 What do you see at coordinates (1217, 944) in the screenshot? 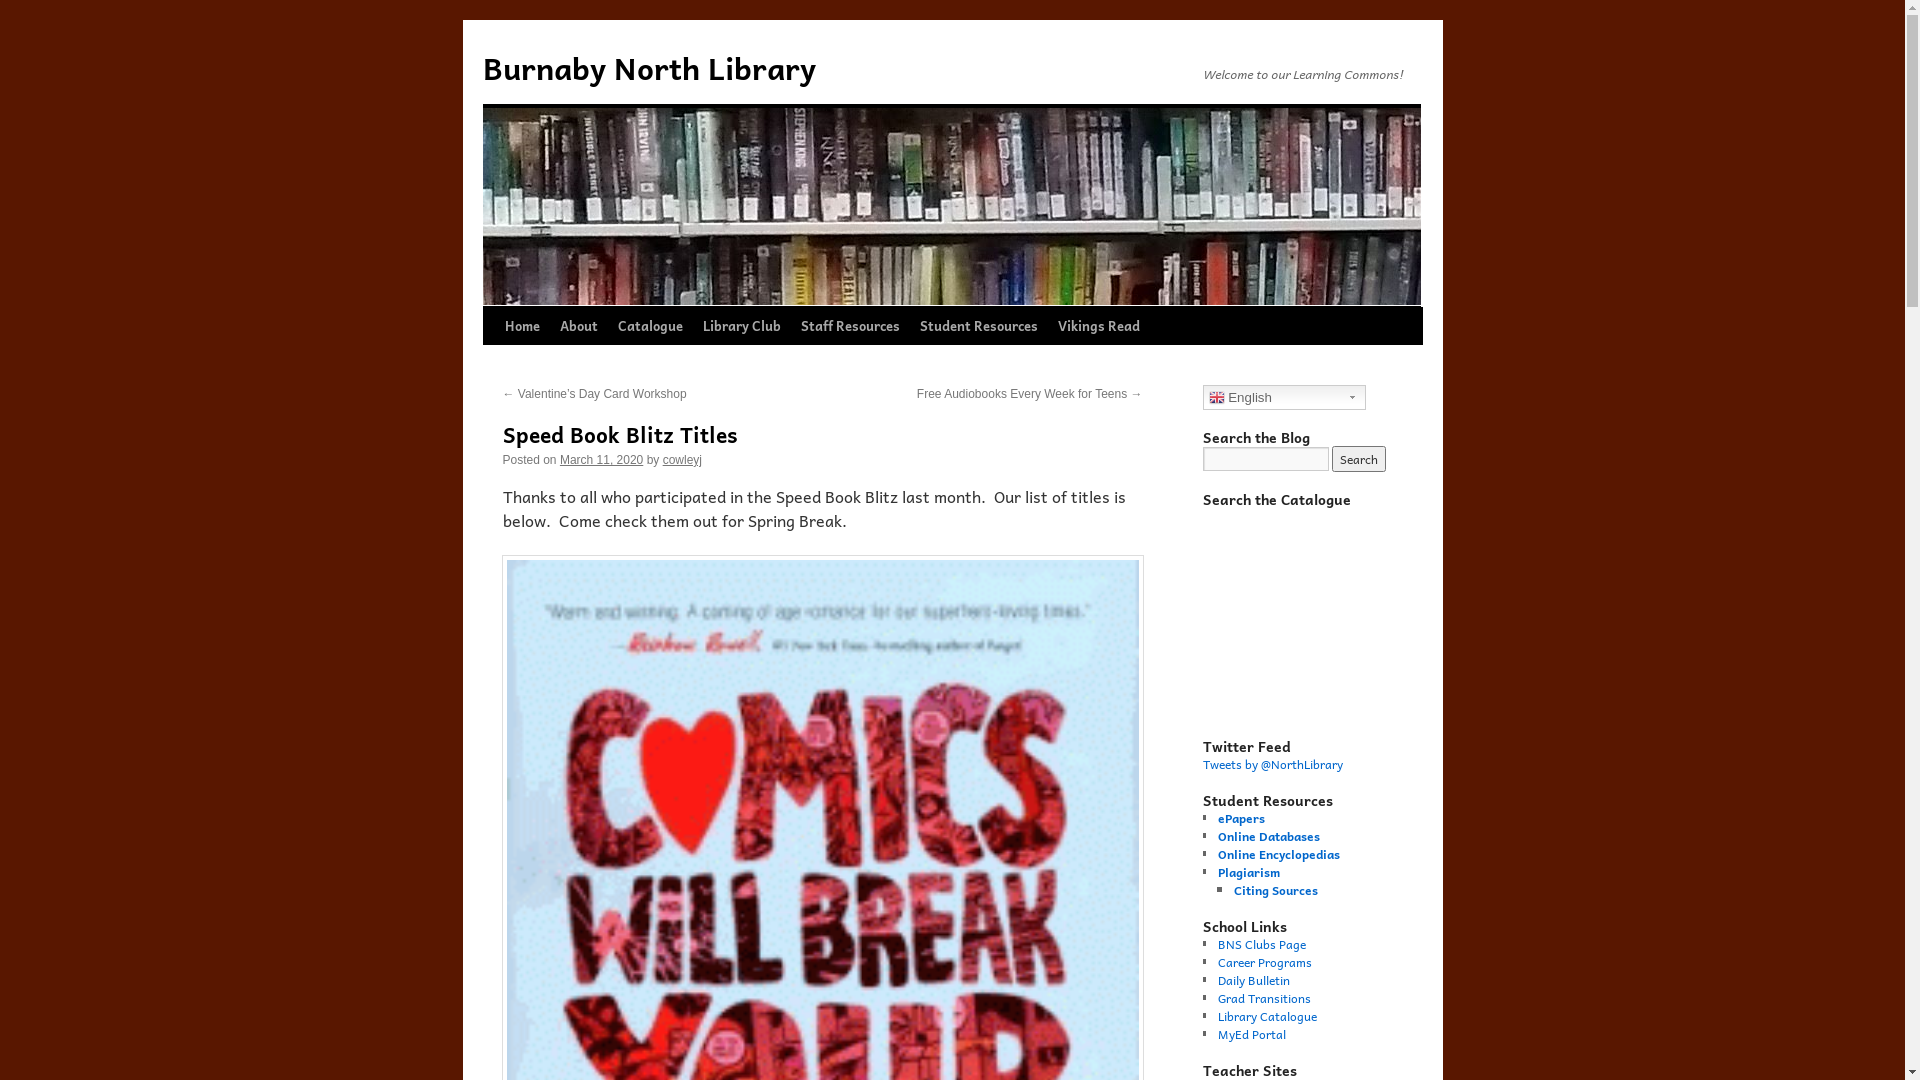
I see `'BNS Clubs Page'` at bounding box center [1217, 944].